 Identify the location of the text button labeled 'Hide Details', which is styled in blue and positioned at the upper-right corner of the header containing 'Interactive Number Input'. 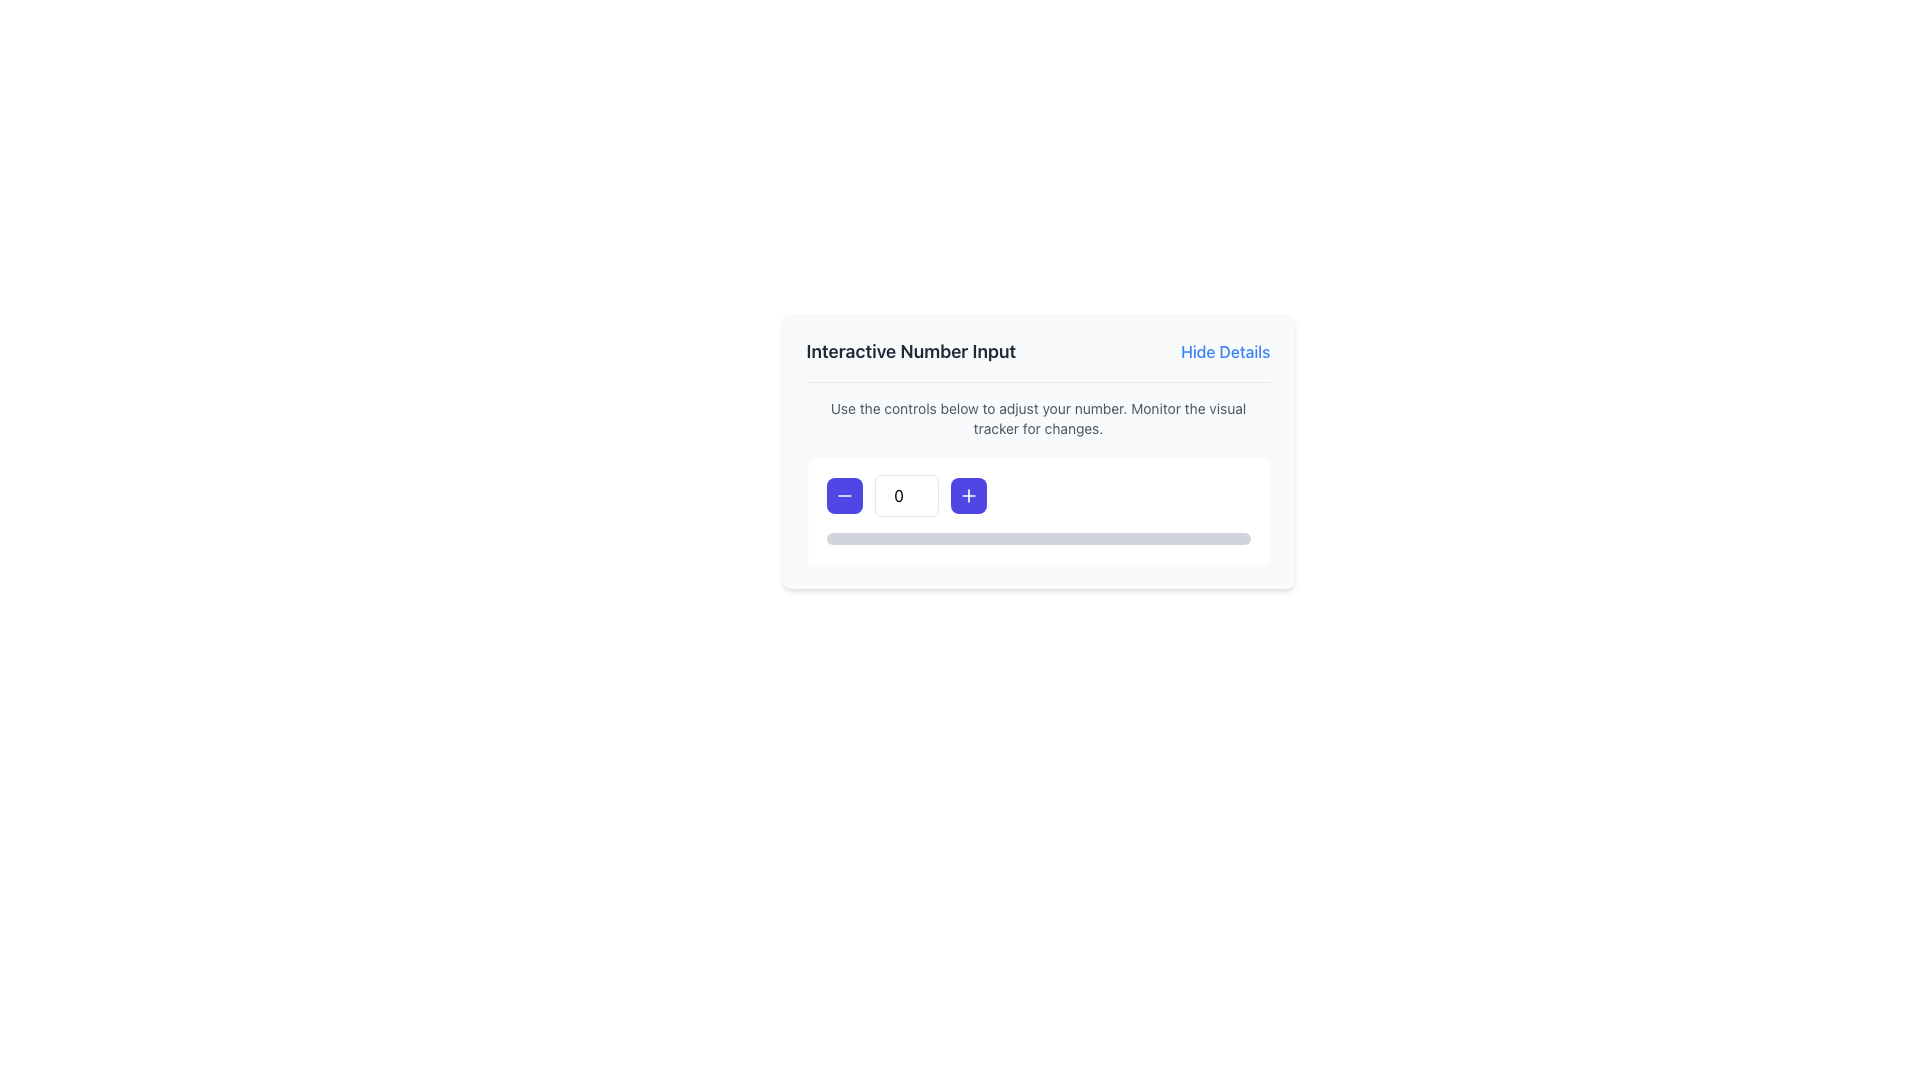
(1224, 350).